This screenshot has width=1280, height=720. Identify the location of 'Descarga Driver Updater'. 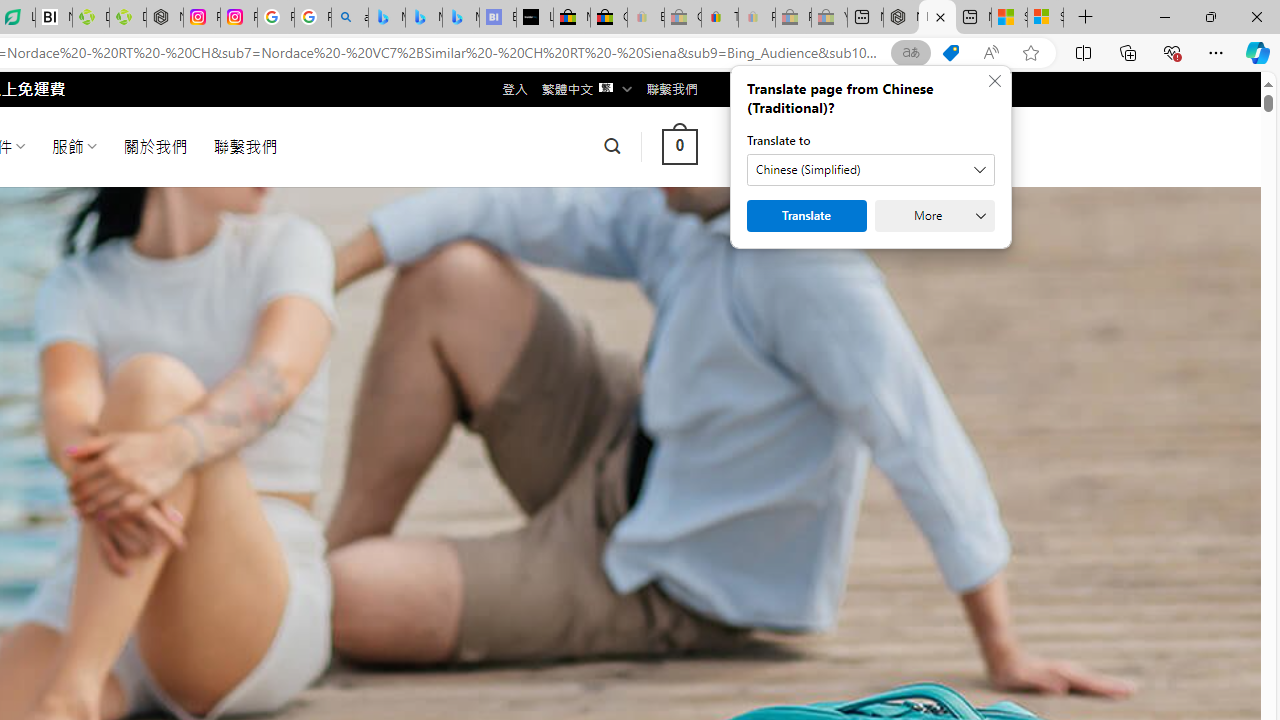
(127, 17).